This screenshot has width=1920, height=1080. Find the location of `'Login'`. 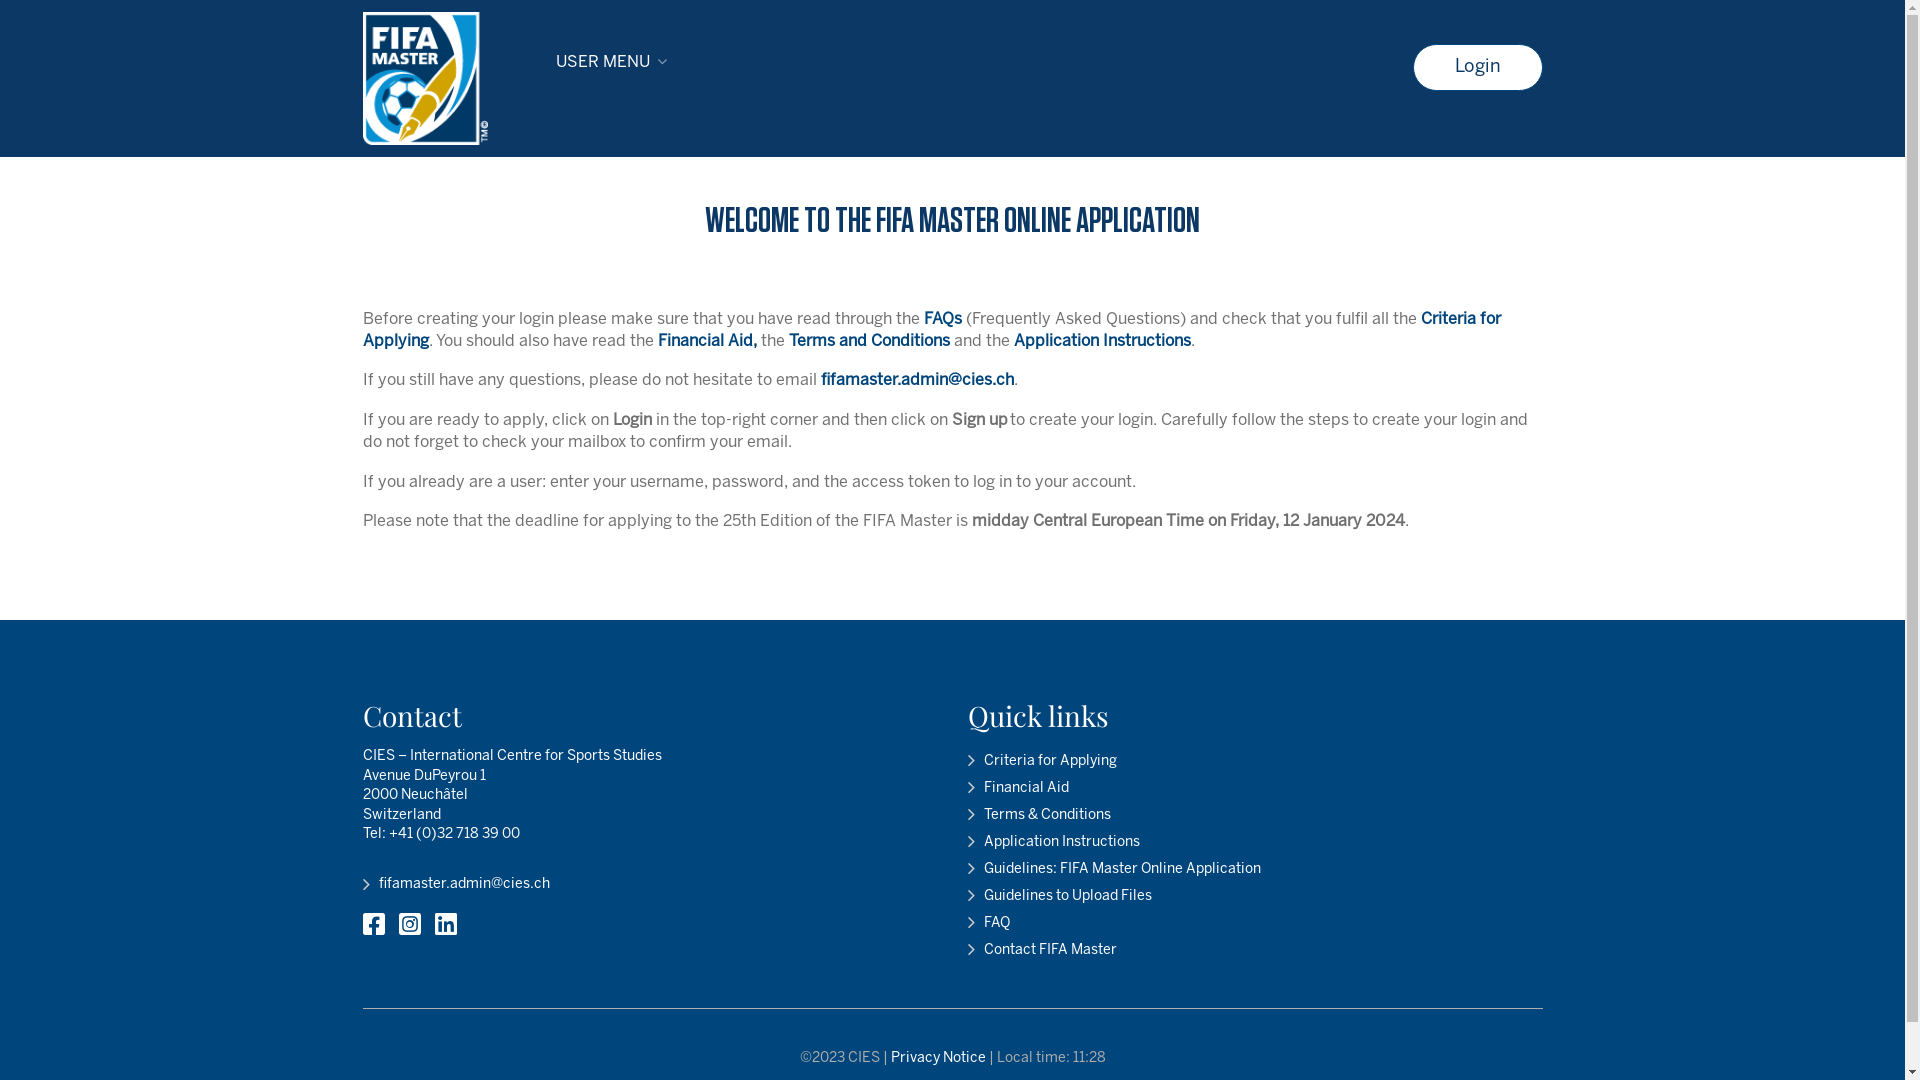

'Login' is located at coordinates (1477, 66).